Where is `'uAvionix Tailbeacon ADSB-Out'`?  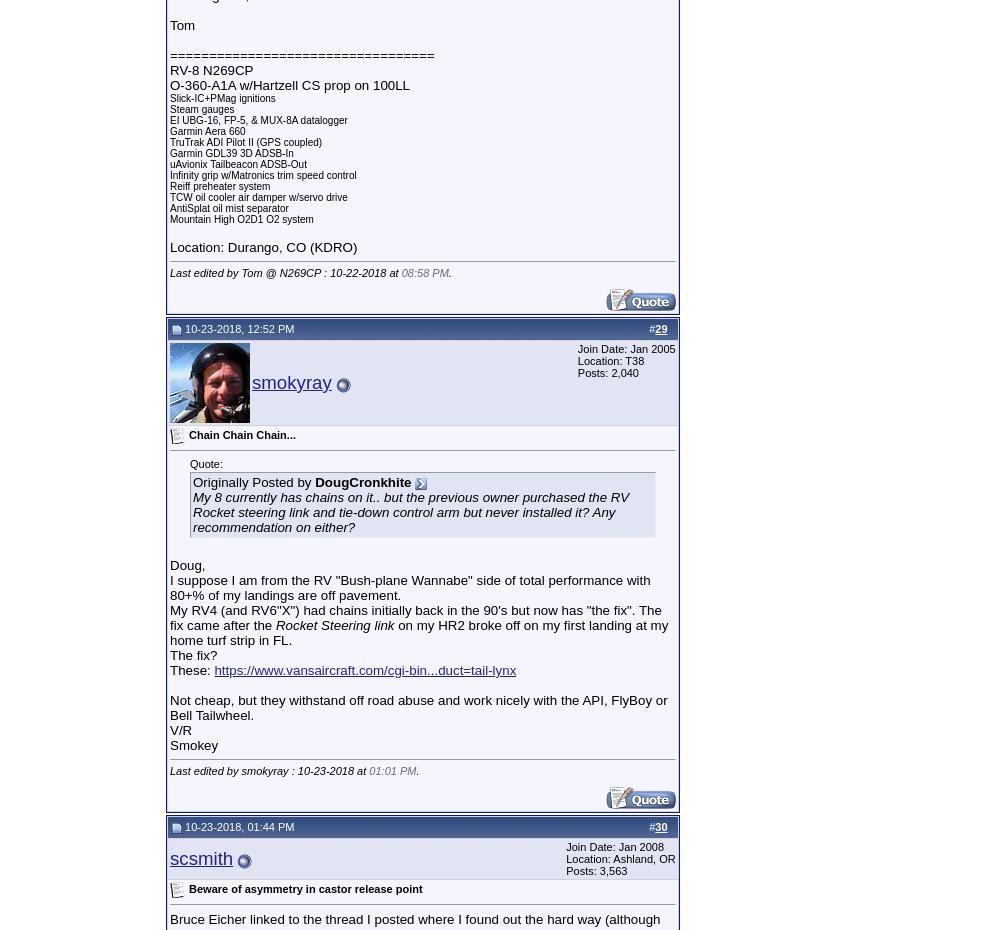 'uAvionix Tailbeacon ADSB-Out' is located at coordinates (237, 163).